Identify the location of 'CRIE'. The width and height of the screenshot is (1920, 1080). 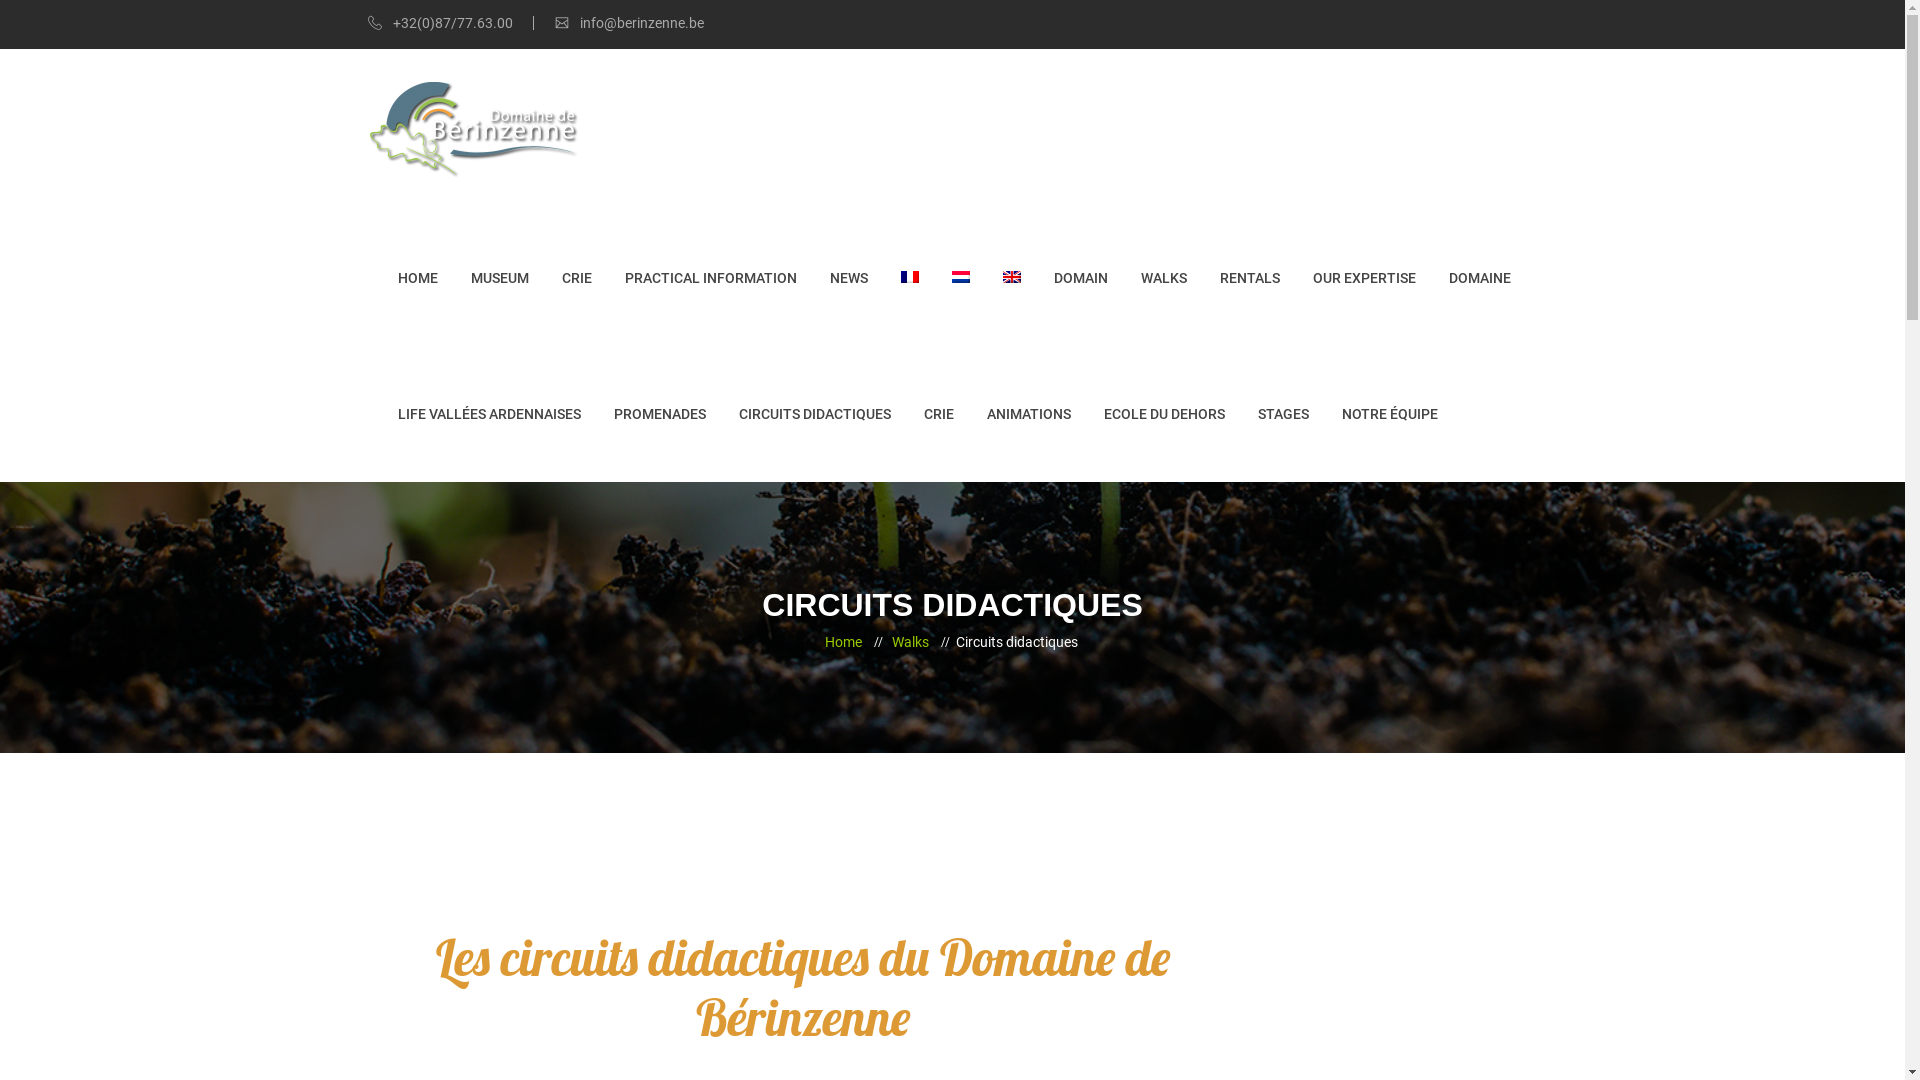
(938, 412).